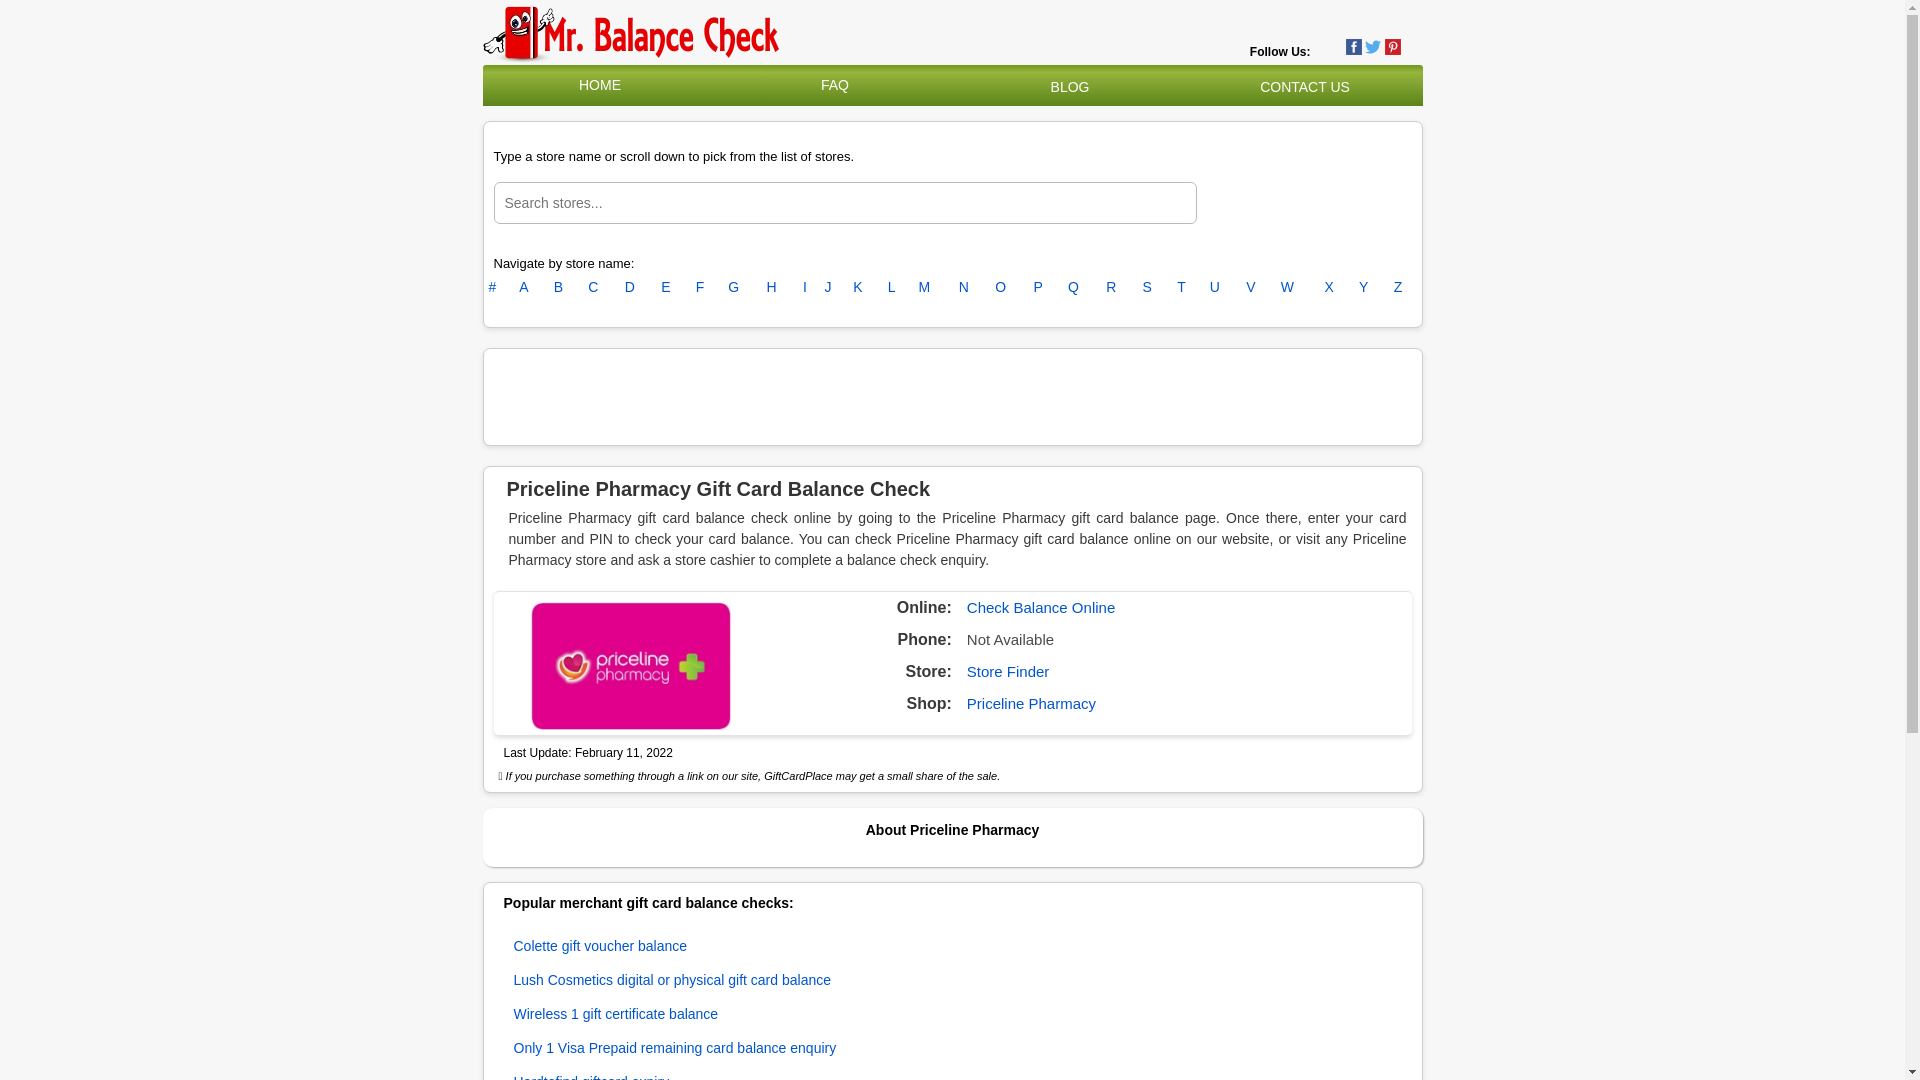 Image resolution: width=1920 pixels, height=1080 pixels. What do you see at coordinates (891, 286) in the screenshot?
I see `'L'` at bounding box center [891, 286].